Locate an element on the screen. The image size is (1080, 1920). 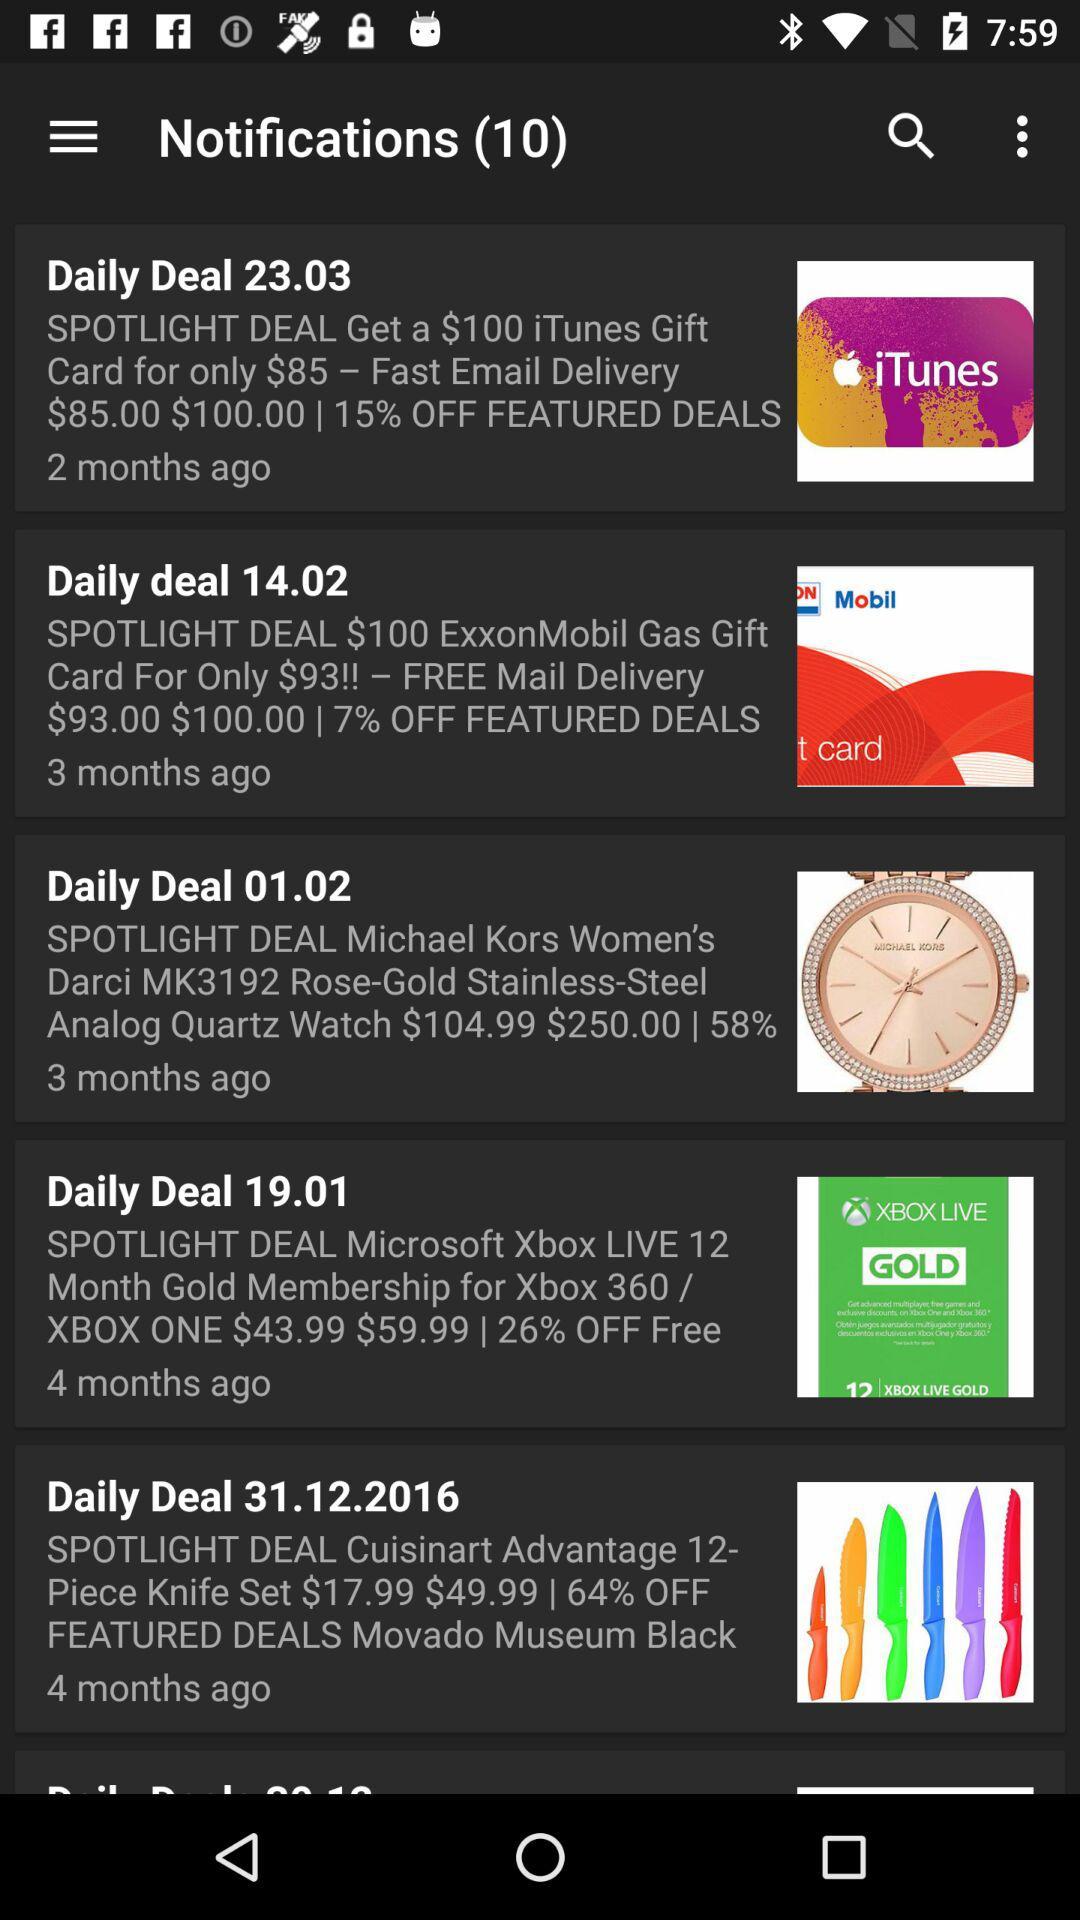
item to the right of notifications (10) app is located at coordinates (911, 135).